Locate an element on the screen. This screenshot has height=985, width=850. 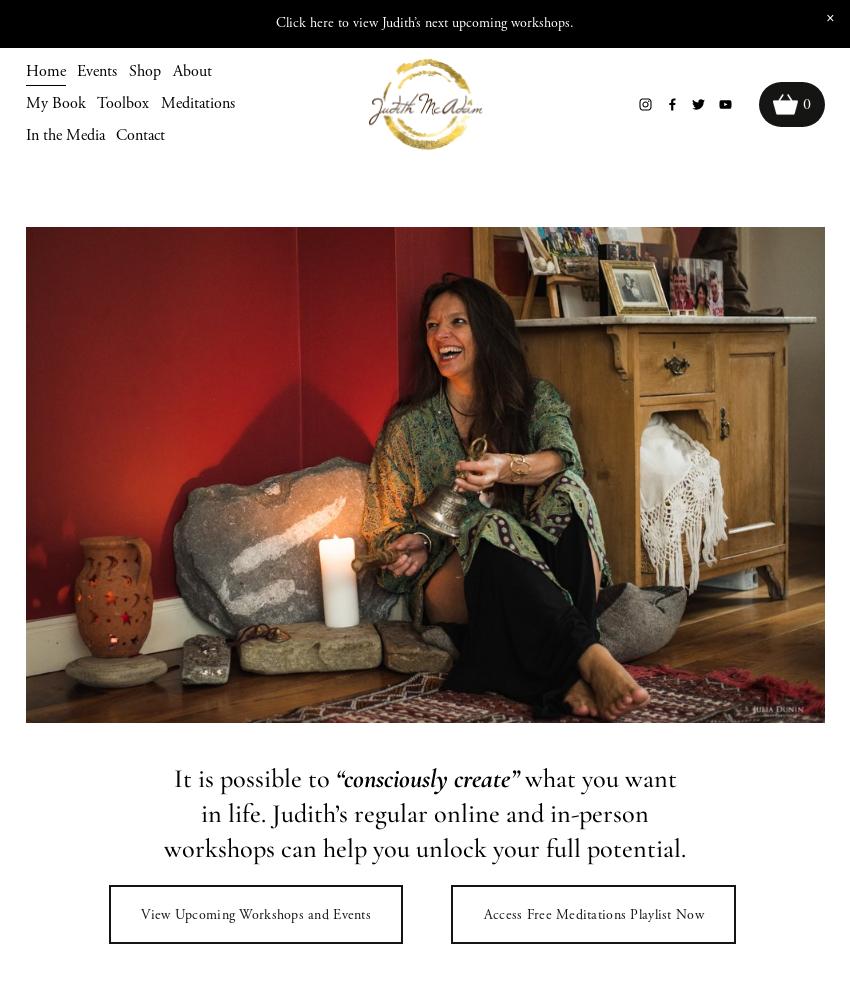
'Toolbox' is located at coordinates (121, 102).